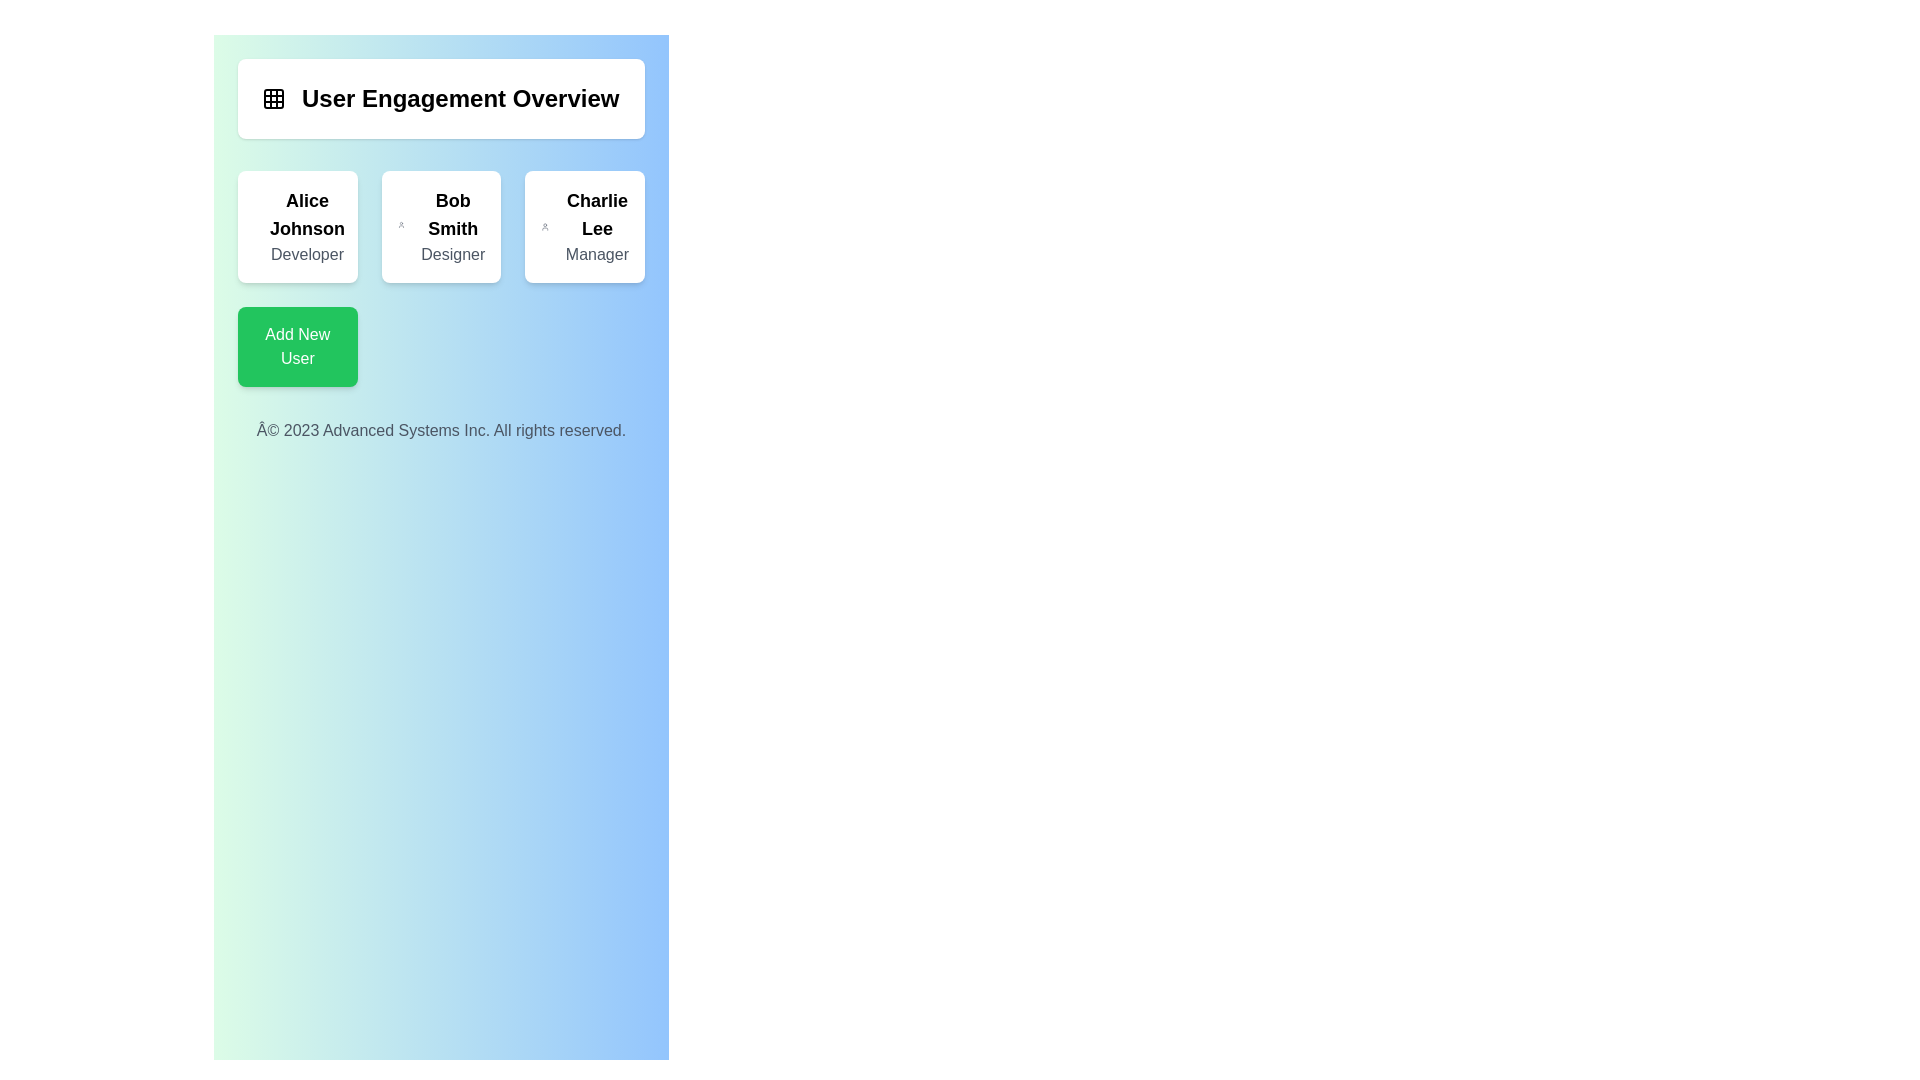 The image size is (1920, 1080). What do you see at coordinates (440, 278) in the screenshot?
I see `the user profile display card that presents the details of an individual, located in the middle of three cards between 'Alice Johnson' and 'Charlie Lee'` at bounding box center [440, 278].